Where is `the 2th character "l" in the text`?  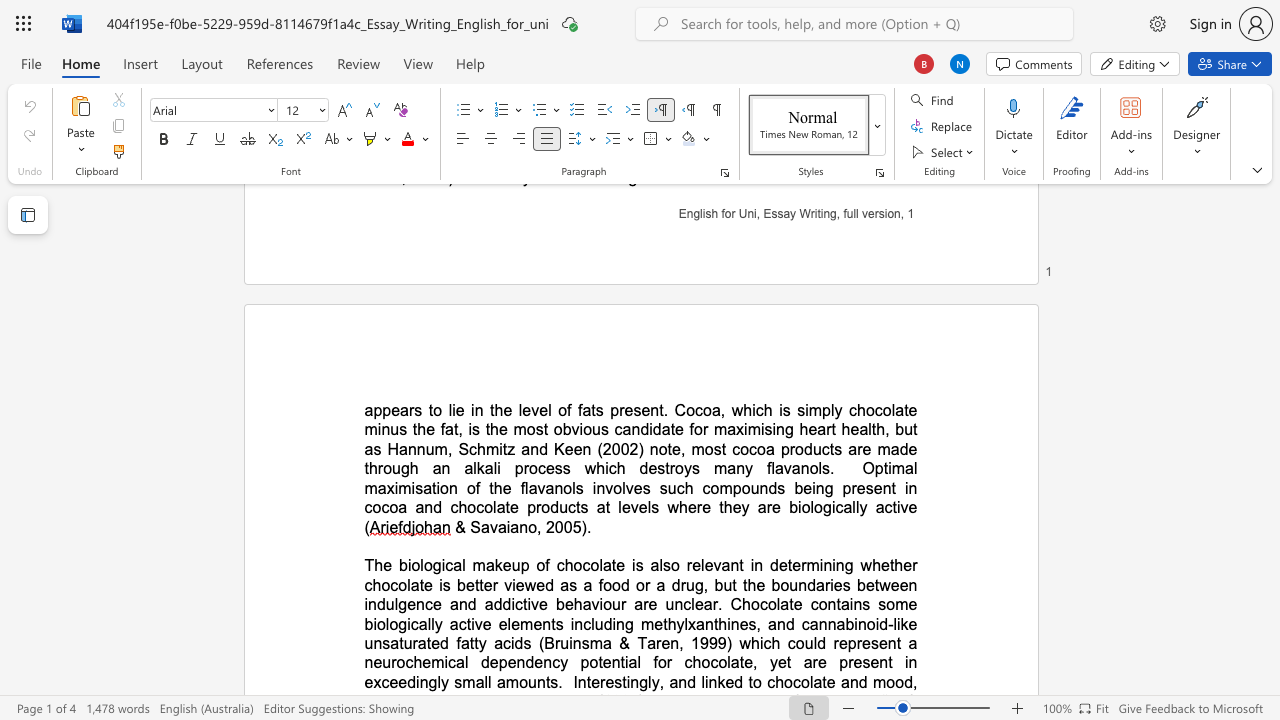
the 2th character "l" in the text is located at coordinates (703, 681).